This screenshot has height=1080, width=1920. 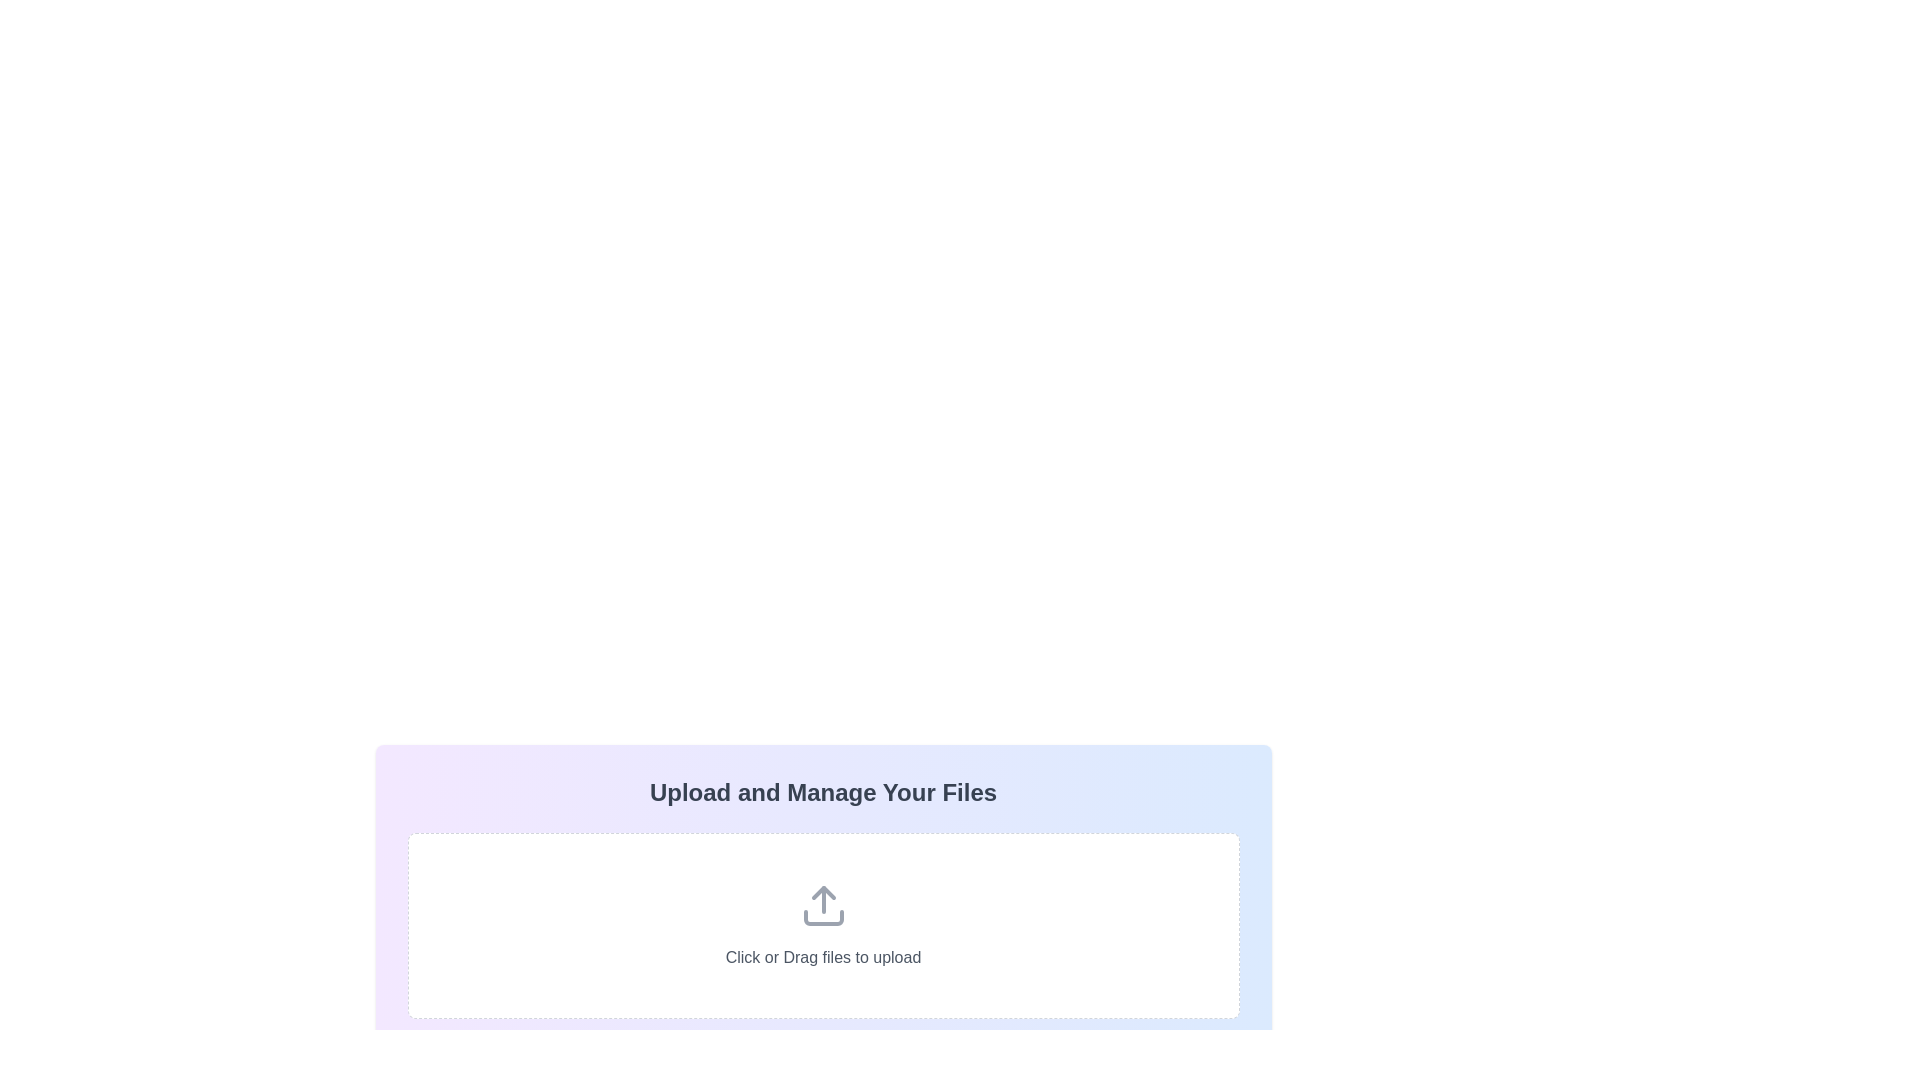 I want to click on the upward-facing arrow SVG icon with a dashed border, located centrally in the upload section of the interface, so click(x=823, y=906).